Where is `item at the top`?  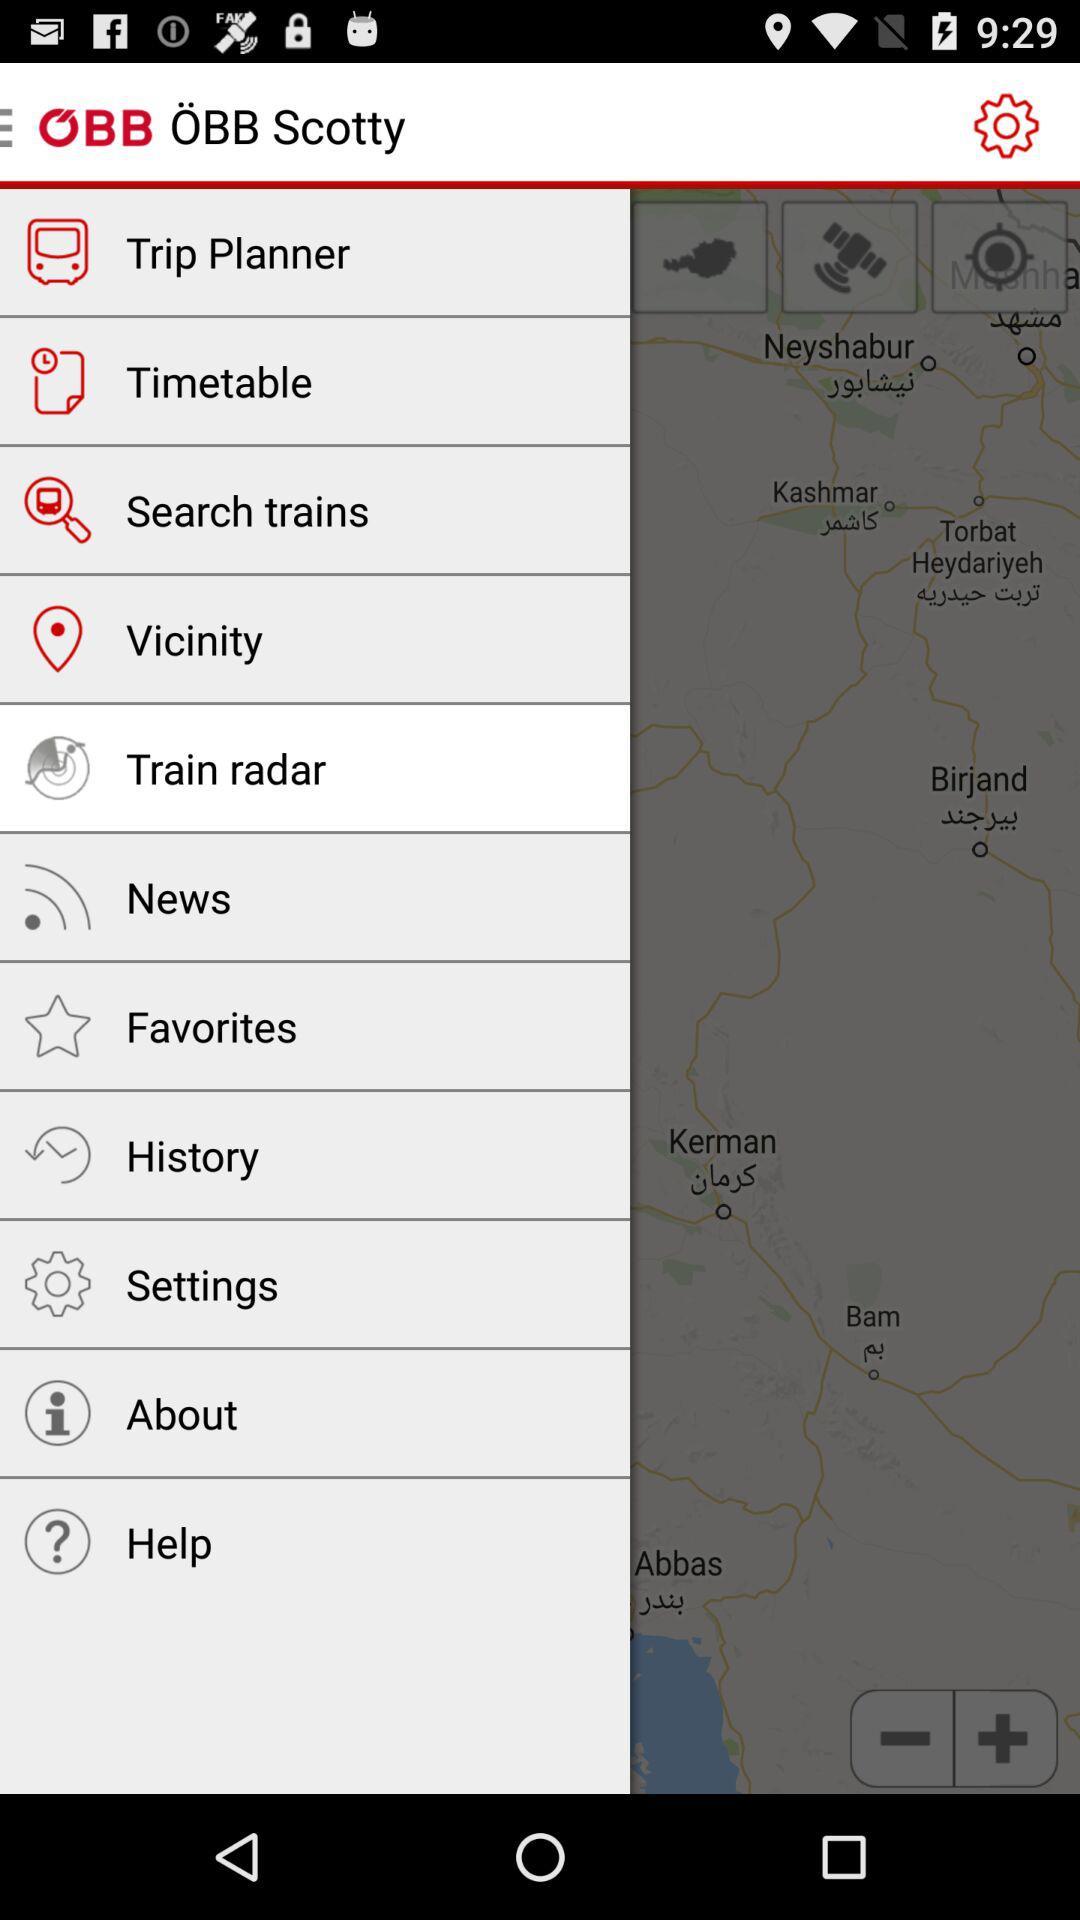
item at the top is located at coordinates (698, 256).